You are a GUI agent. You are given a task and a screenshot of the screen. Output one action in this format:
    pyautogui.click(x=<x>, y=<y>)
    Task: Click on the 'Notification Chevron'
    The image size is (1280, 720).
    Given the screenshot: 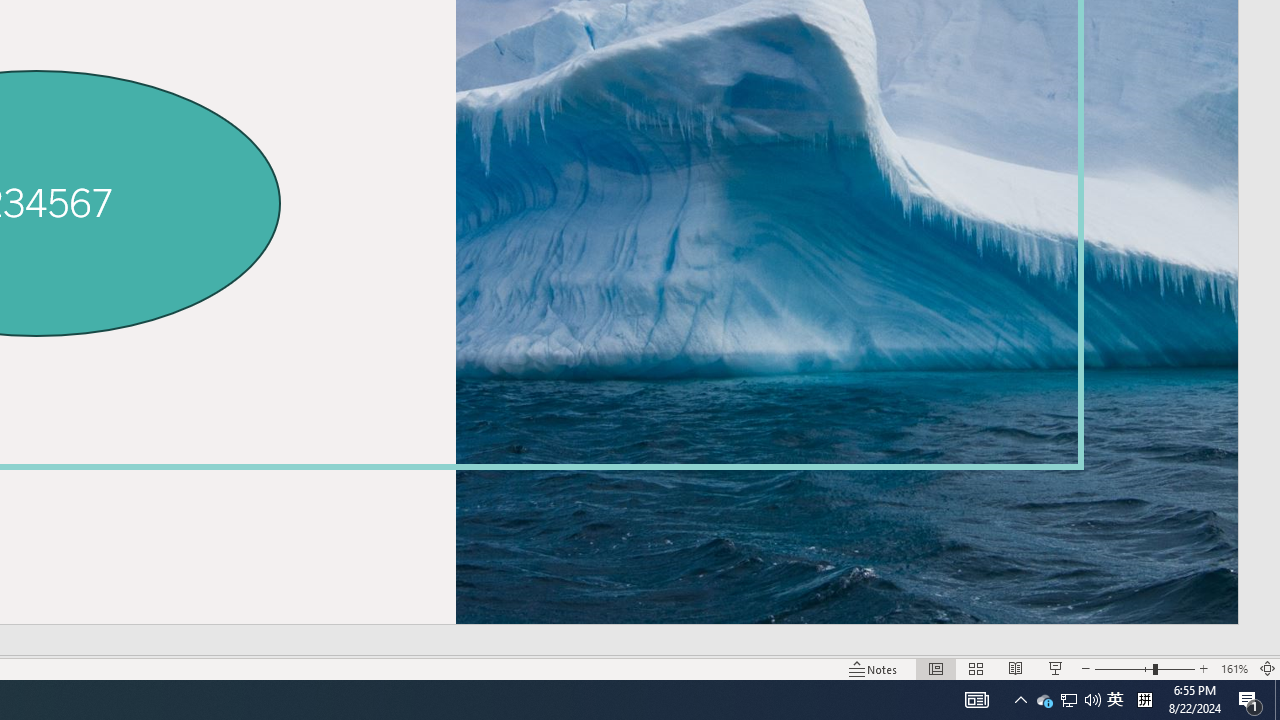 What is the action you would take?
    pyautogui.click(x=1020, y=698)
    